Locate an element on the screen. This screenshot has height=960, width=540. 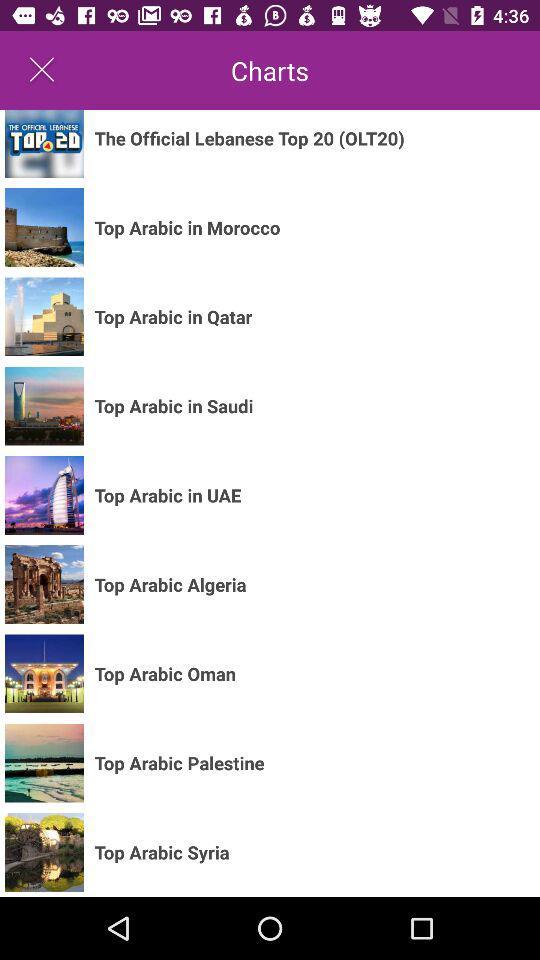
the the official lebanese icon is located at coordinates (249, 137).